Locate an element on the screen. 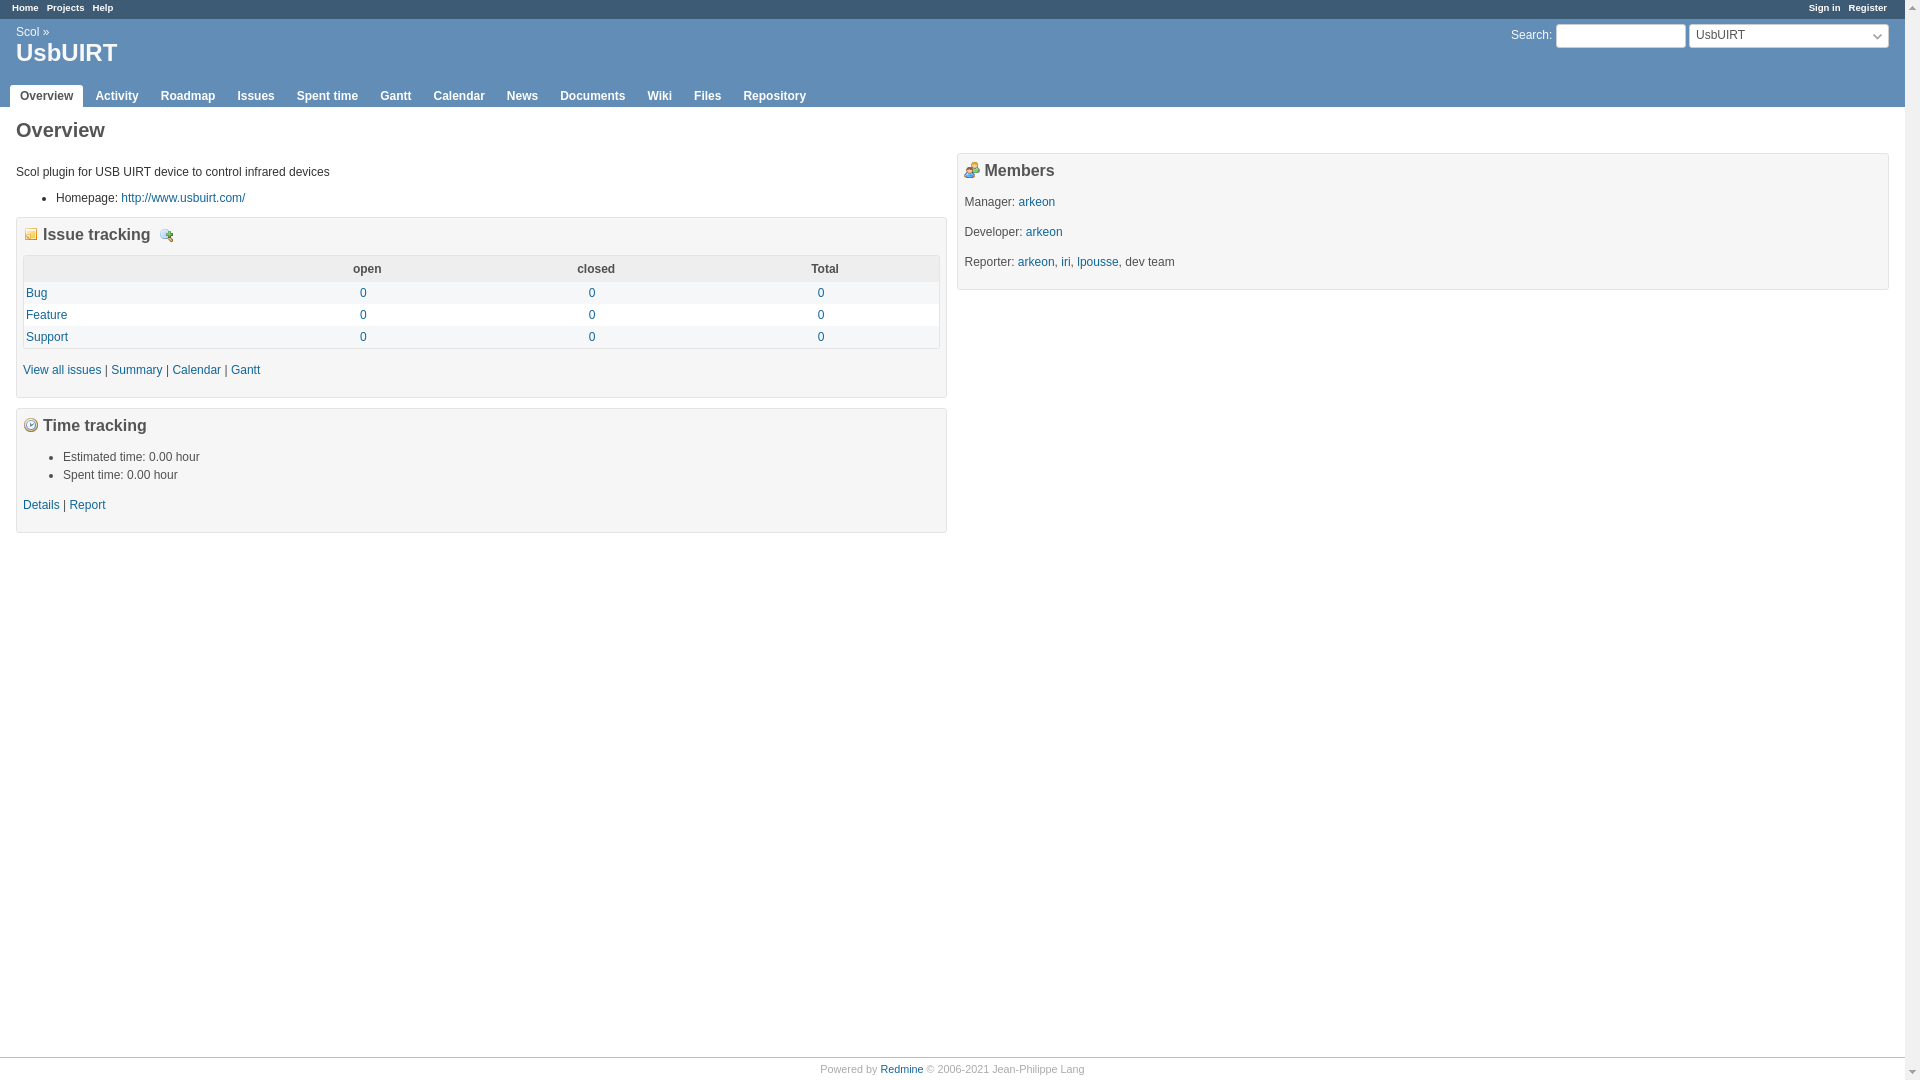 The image size is (1920, 1080). 'iri' is located at coordinates (1059, 261).